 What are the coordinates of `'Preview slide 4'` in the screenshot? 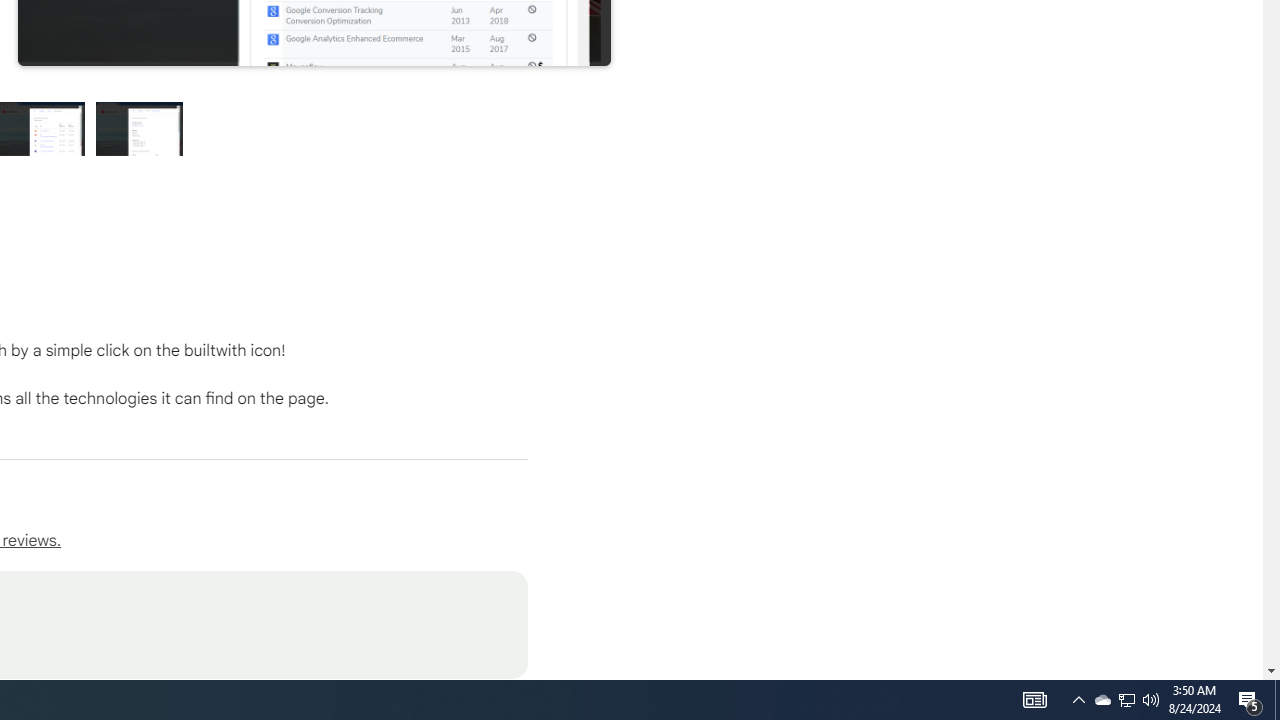 It's located at (139, 128).